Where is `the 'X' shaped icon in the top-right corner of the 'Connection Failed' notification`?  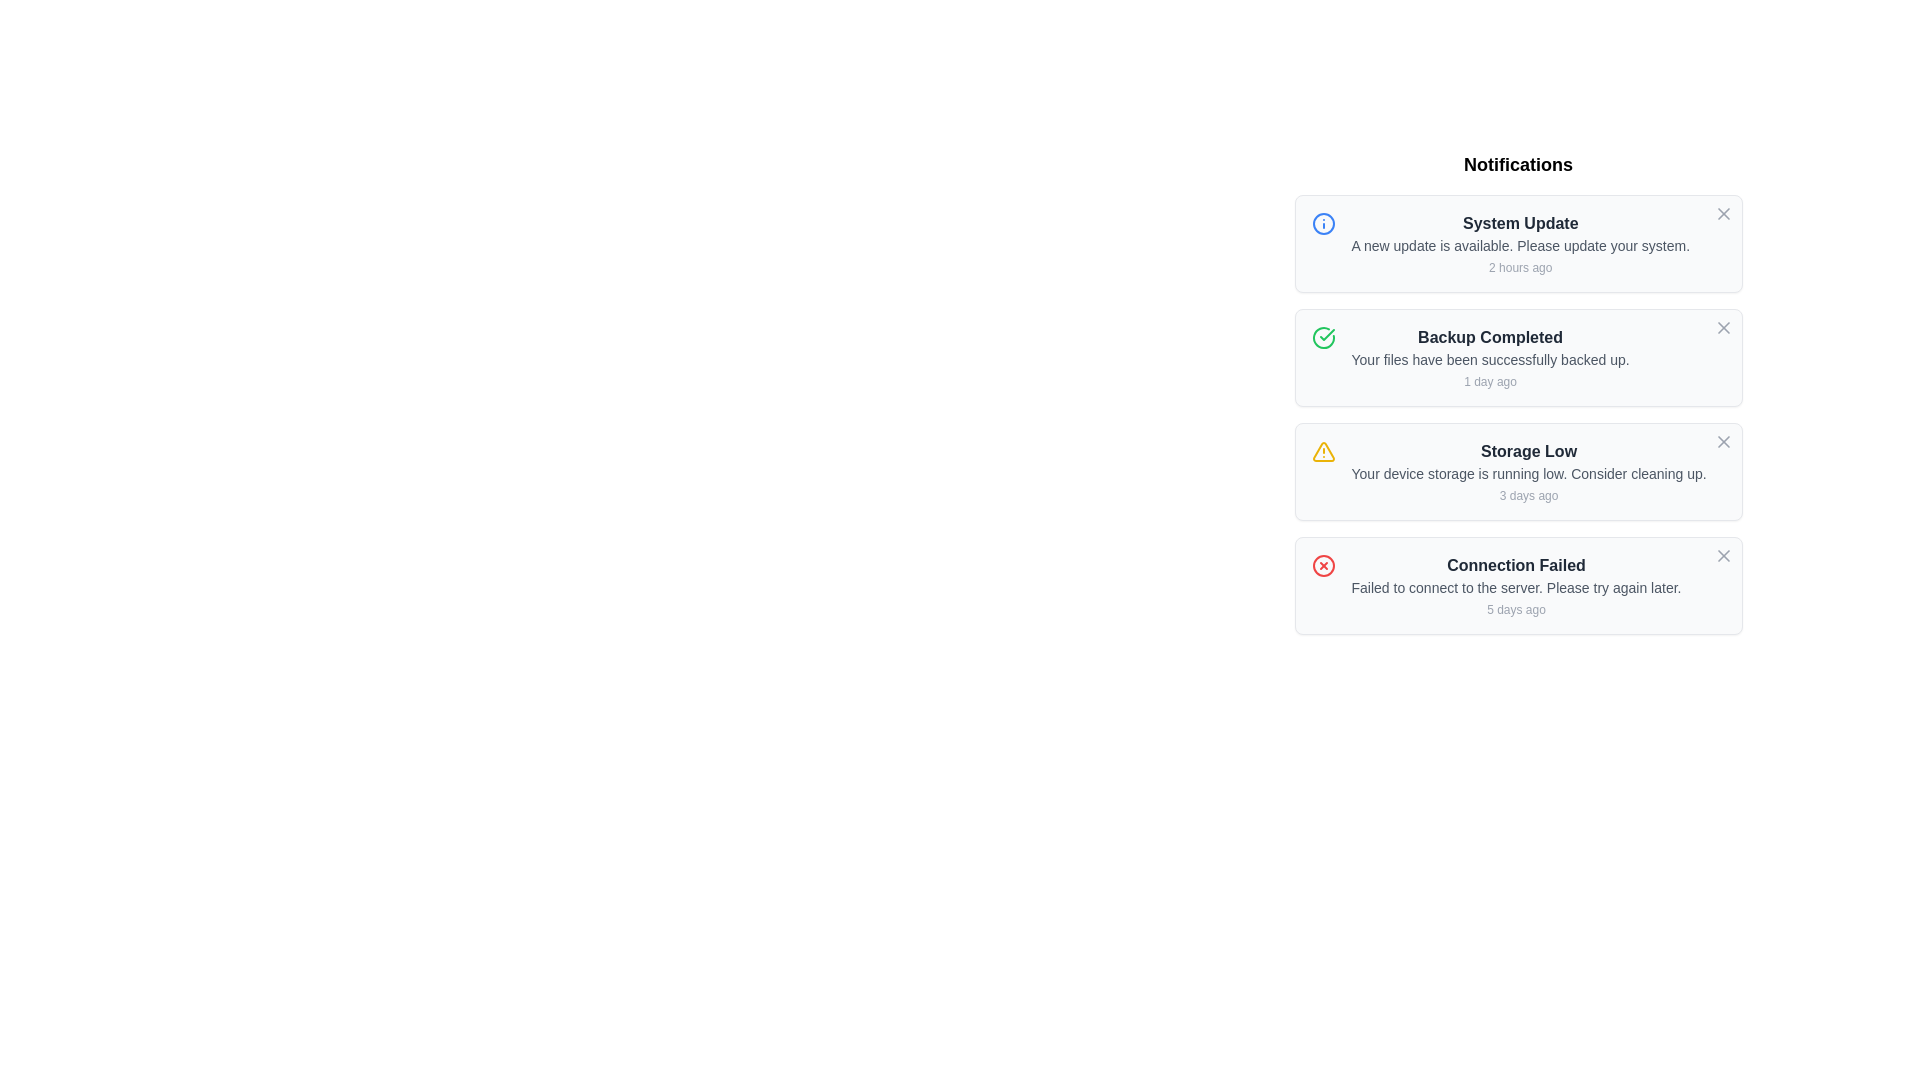 the 'X' shaped icon in the top-right corner of the 'Connection Failed' notification is located at coordinates (1722, 555).